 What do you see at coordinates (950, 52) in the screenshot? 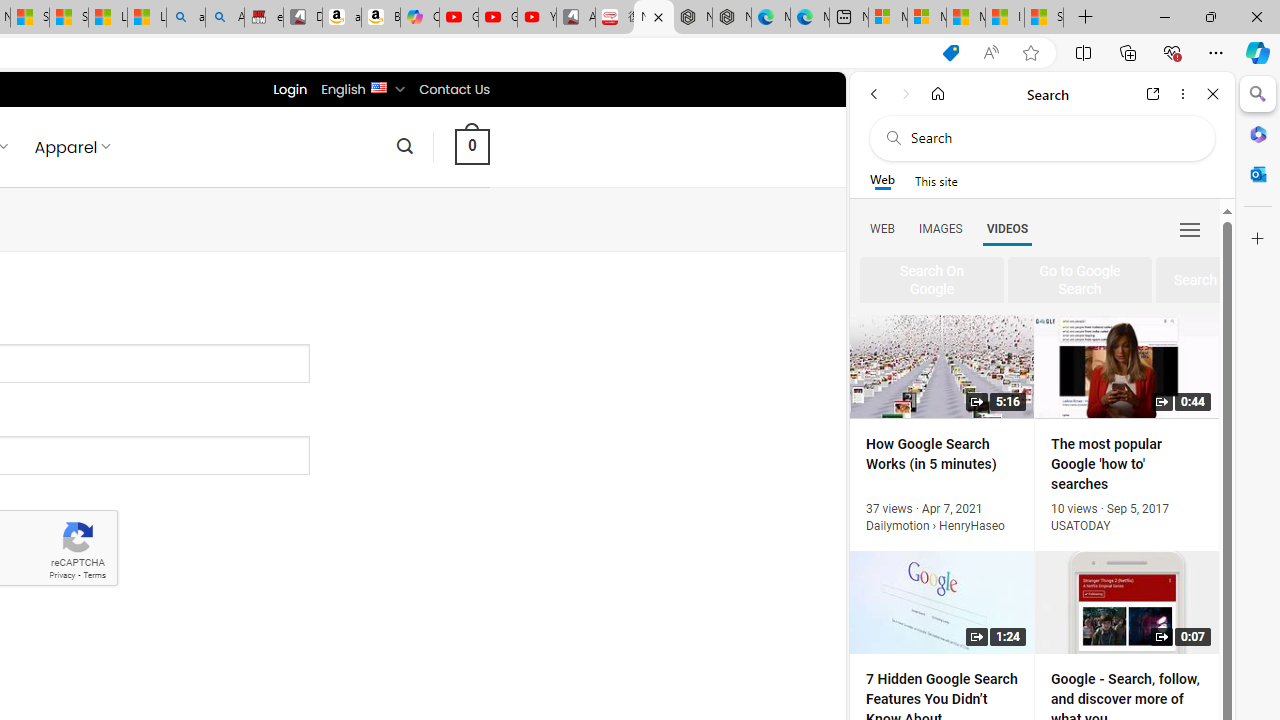
I see `'This site has coupons! Shopping in Microsoft Edge'` at bounding box center [950, 52].